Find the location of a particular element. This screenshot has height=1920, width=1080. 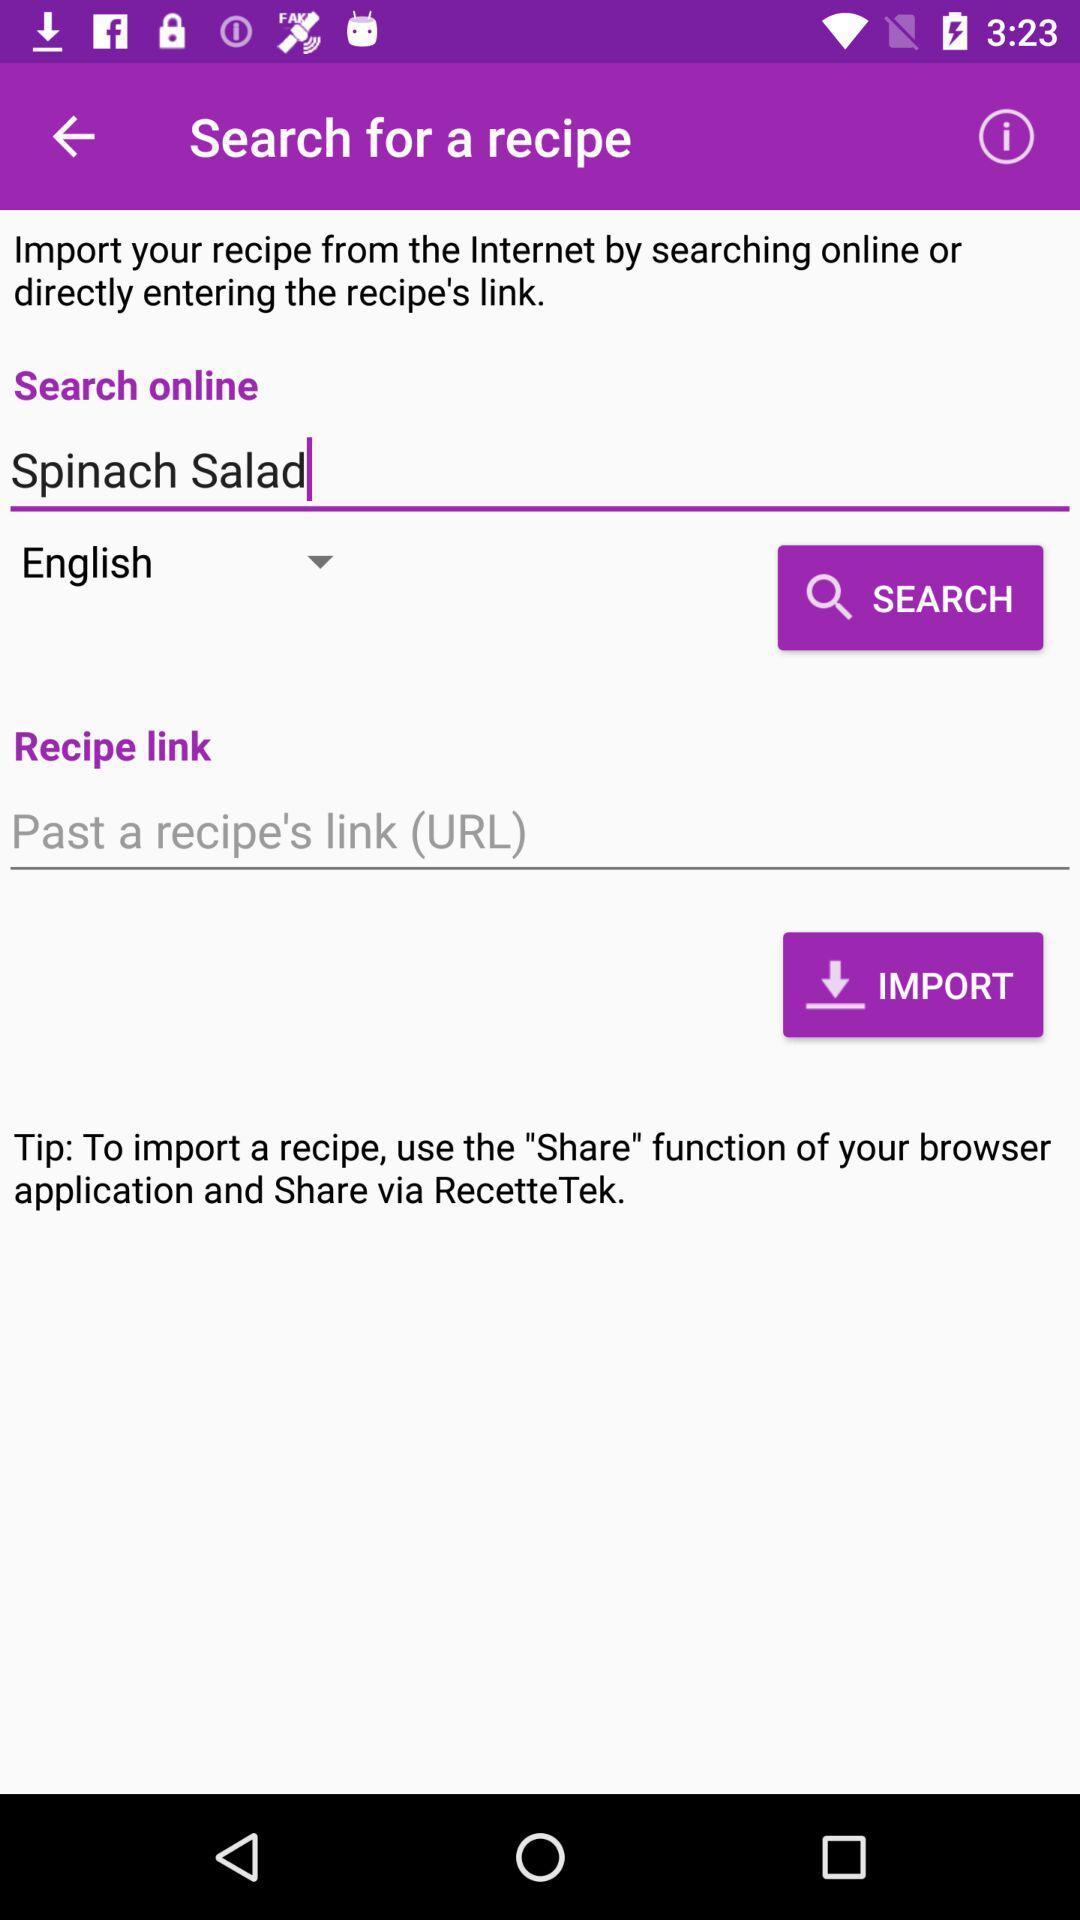

spinach salad item is located at coordinates (540, 469).